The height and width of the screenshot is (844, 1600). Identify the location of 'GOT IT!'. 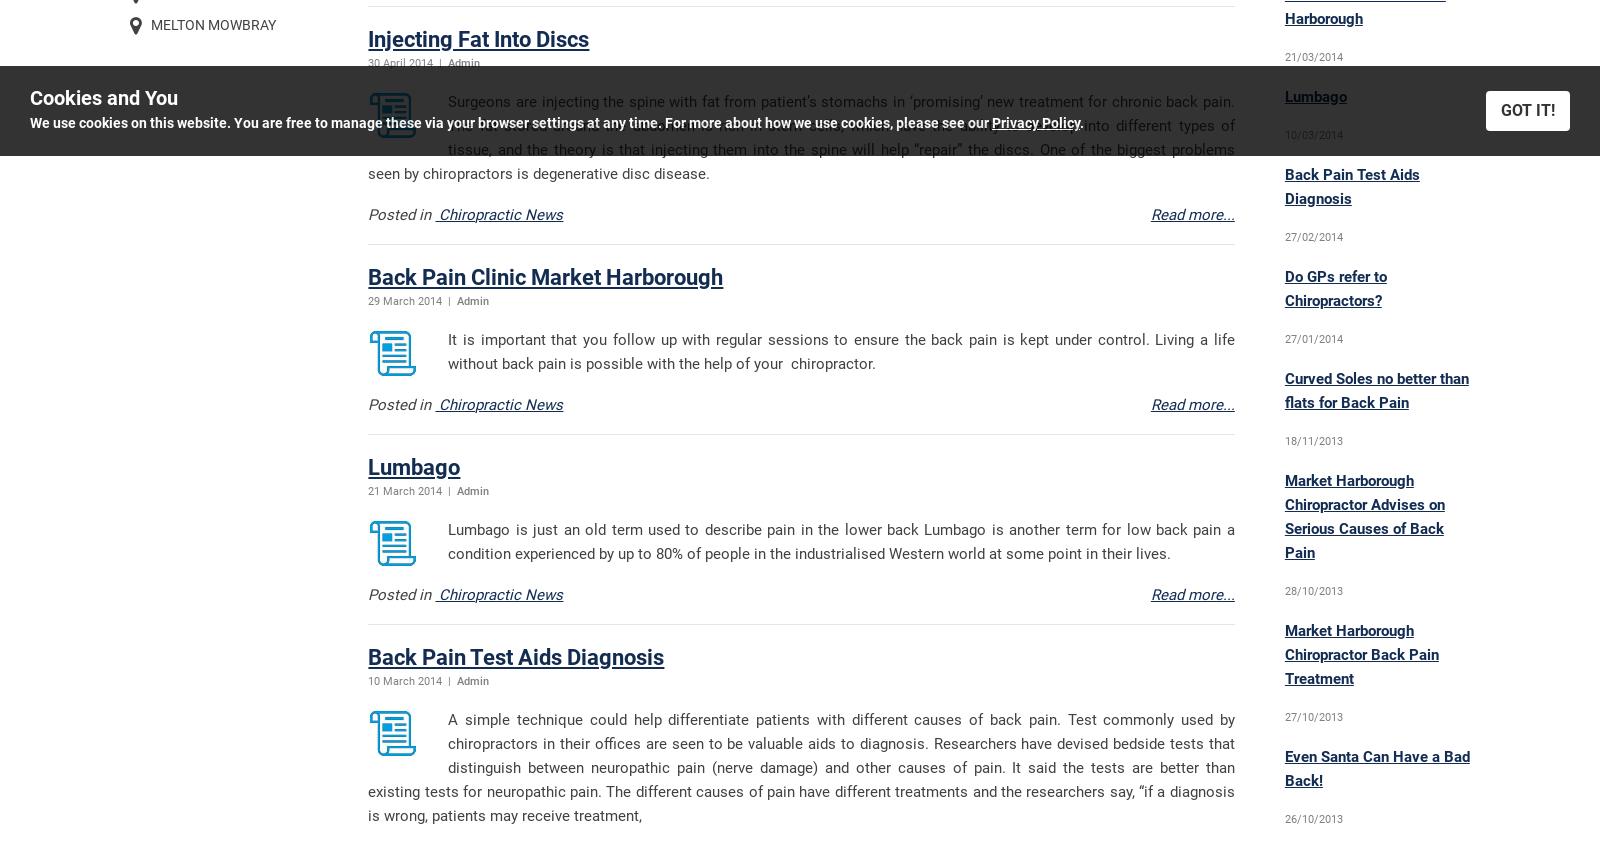
(1528, 110).